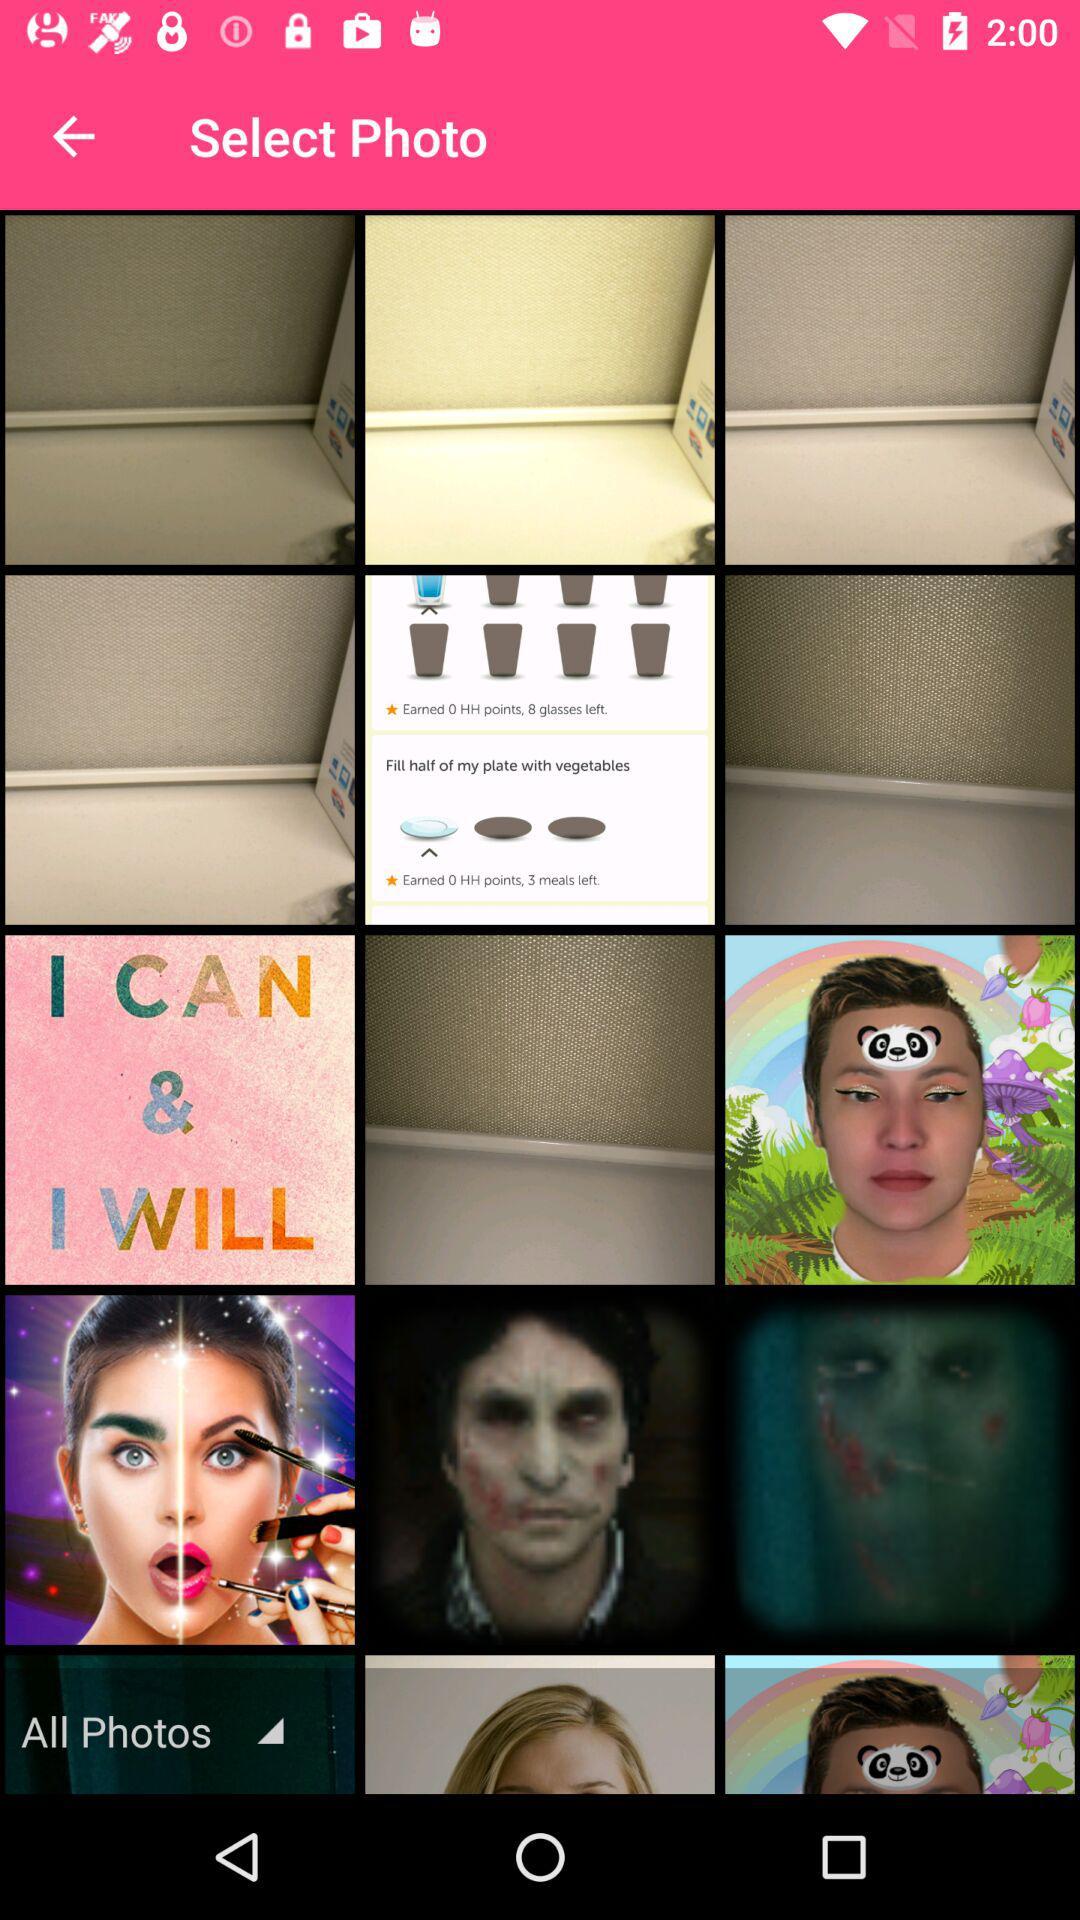 This screenshot has height=1920, width=1080. I want to click on the item to the left of the select photo item, so click(72, 135).